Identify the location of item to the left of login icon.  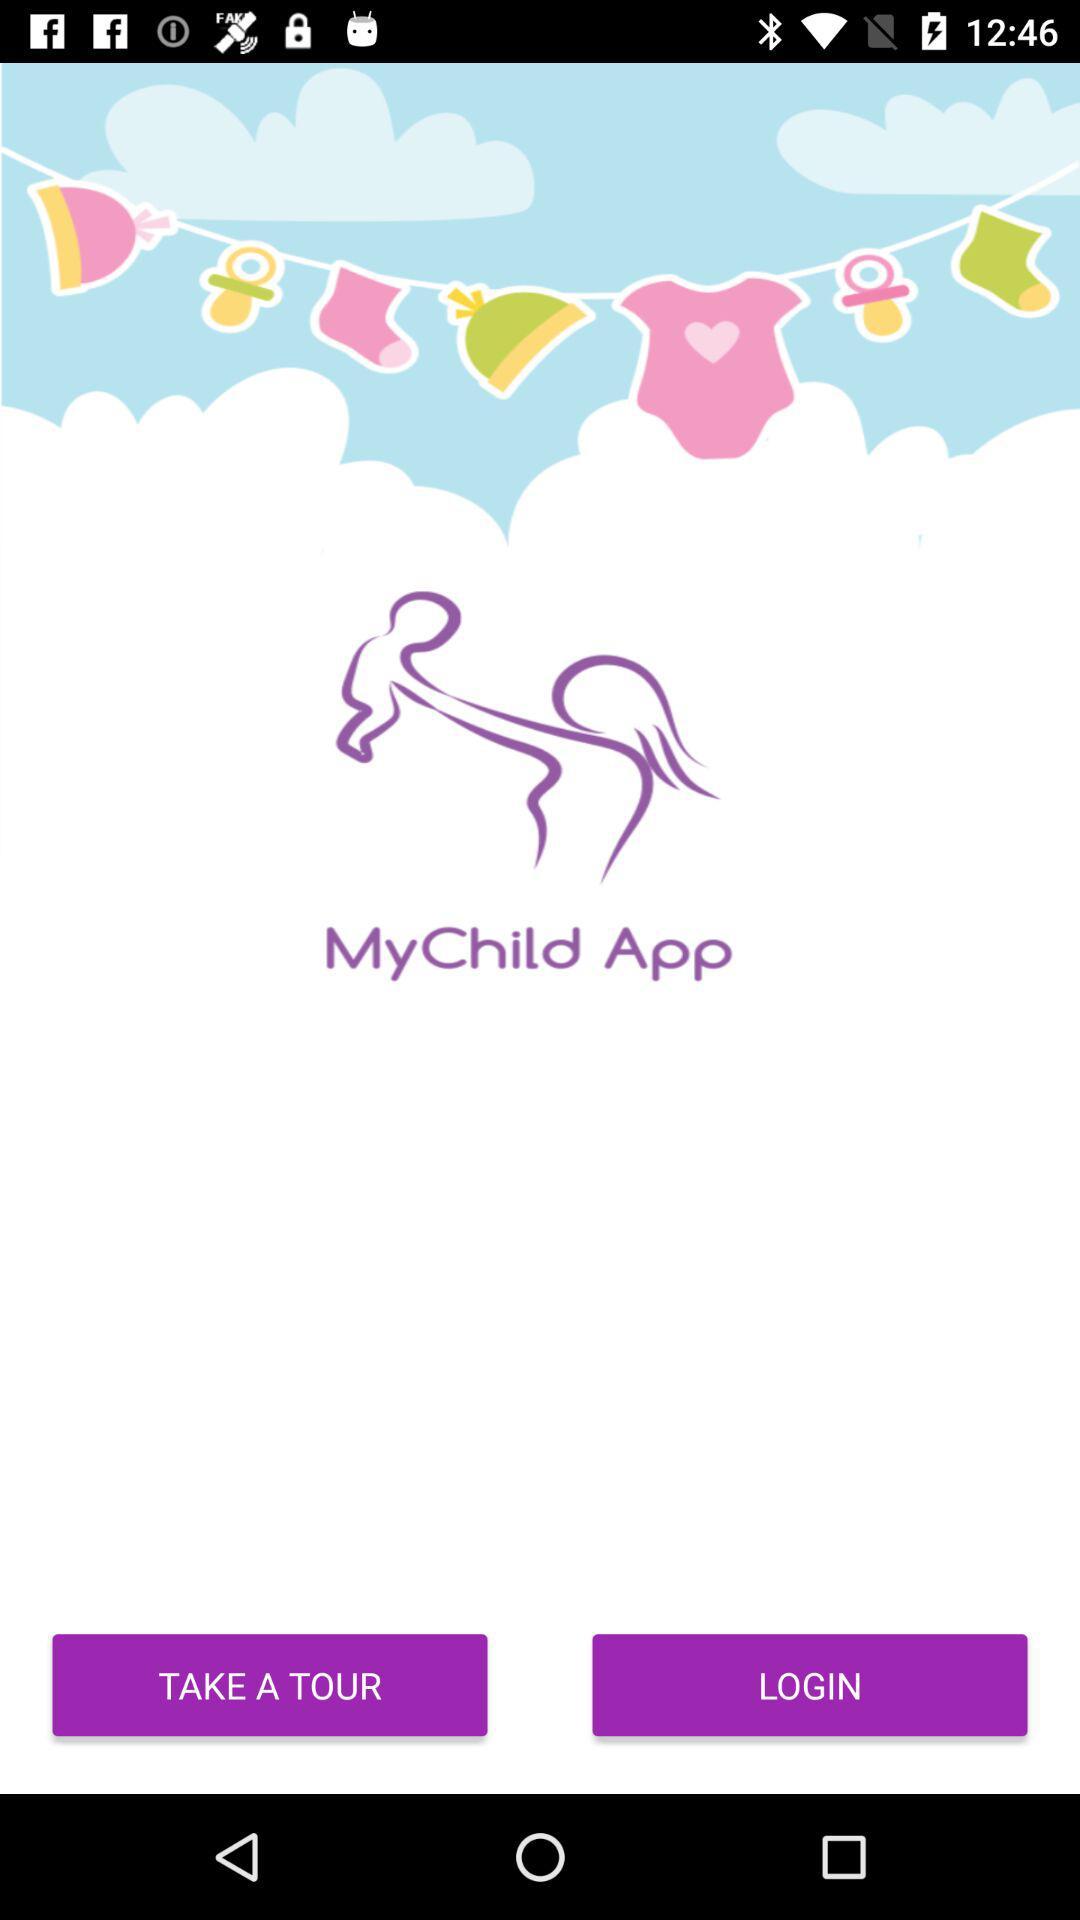
(270, 1684).